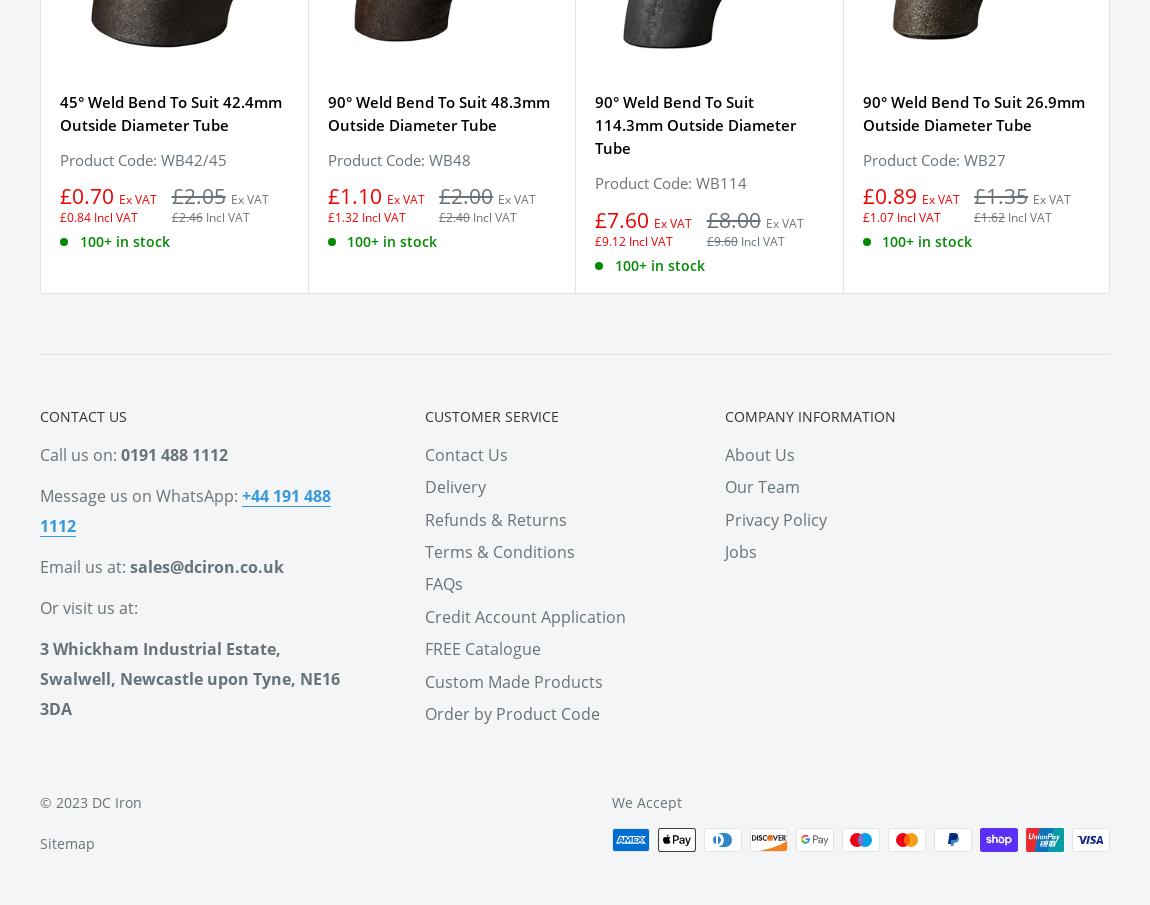  What do you see at coordinates (170, 111) in the screenshot?
I see `'45° Weld Bend To Suit 42.4mm Outside Diameter Tube'` at bounding box center [170, 111].